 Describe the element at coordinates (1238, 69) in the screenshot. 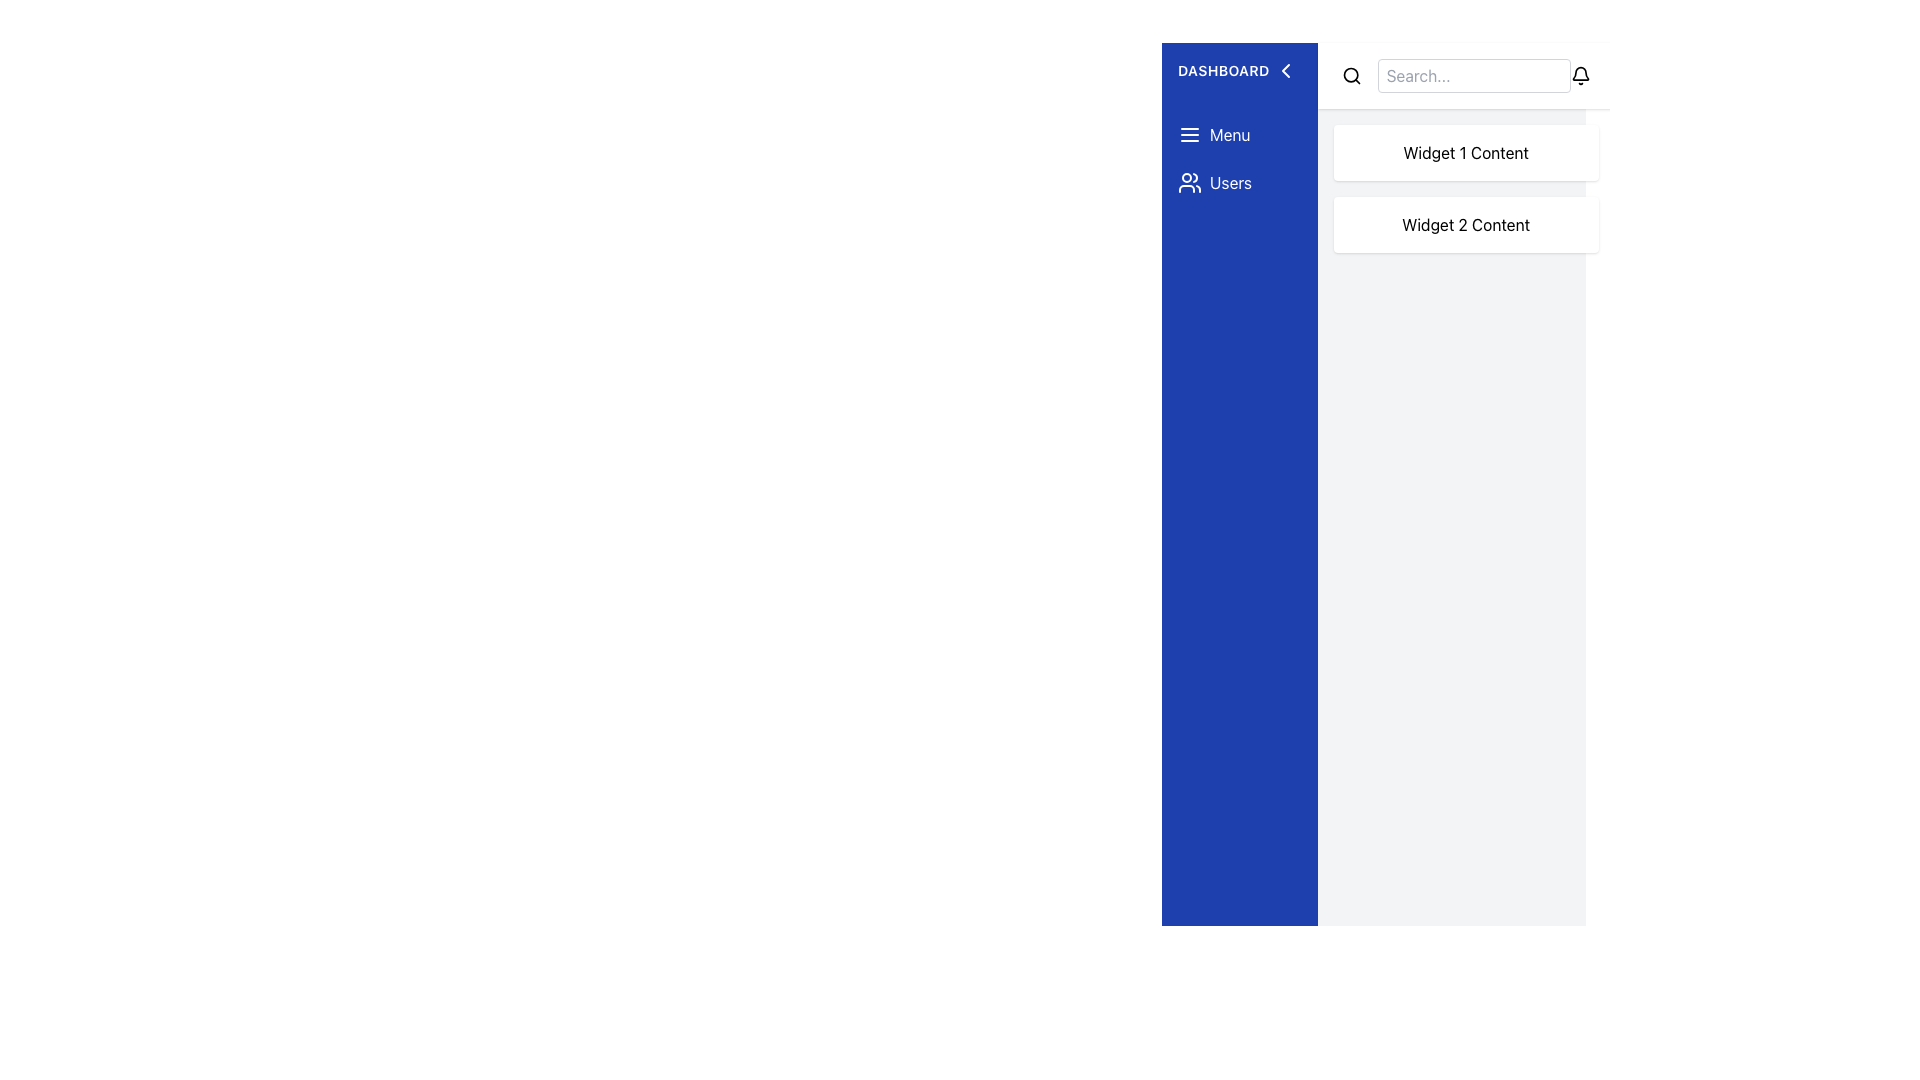

I see `the title or header Text element with stylistic emphasis located at the top left of the sidebar, which indicates the current context or active page` at that location.